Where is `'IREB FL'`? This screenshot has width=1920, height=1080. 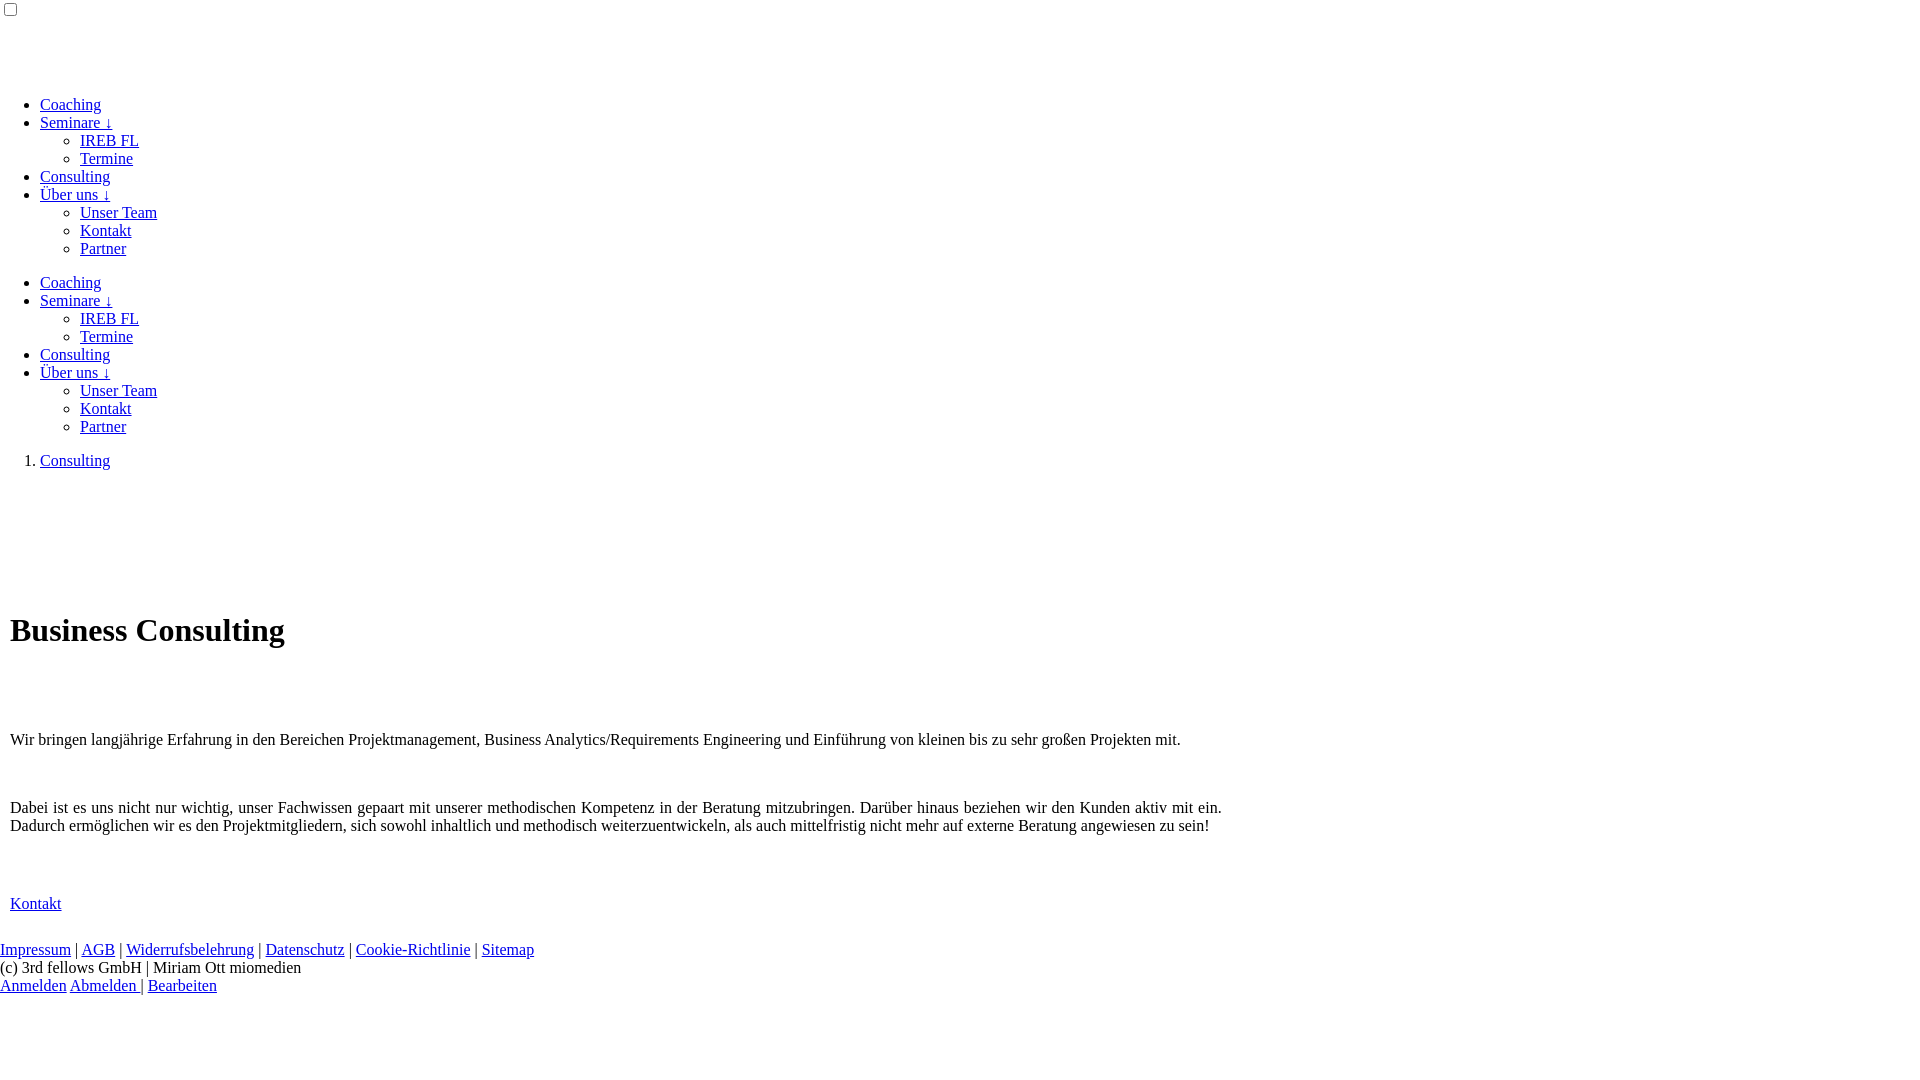
'IREB FL' is located at coordinates (80, 139).